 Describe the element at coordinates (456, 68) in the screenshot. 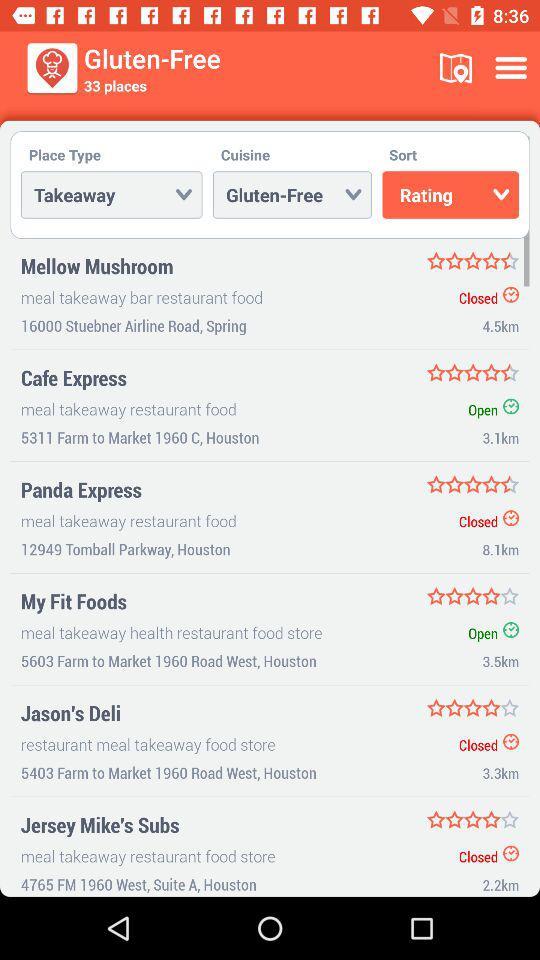

I see `the button left to menu button` at that location.